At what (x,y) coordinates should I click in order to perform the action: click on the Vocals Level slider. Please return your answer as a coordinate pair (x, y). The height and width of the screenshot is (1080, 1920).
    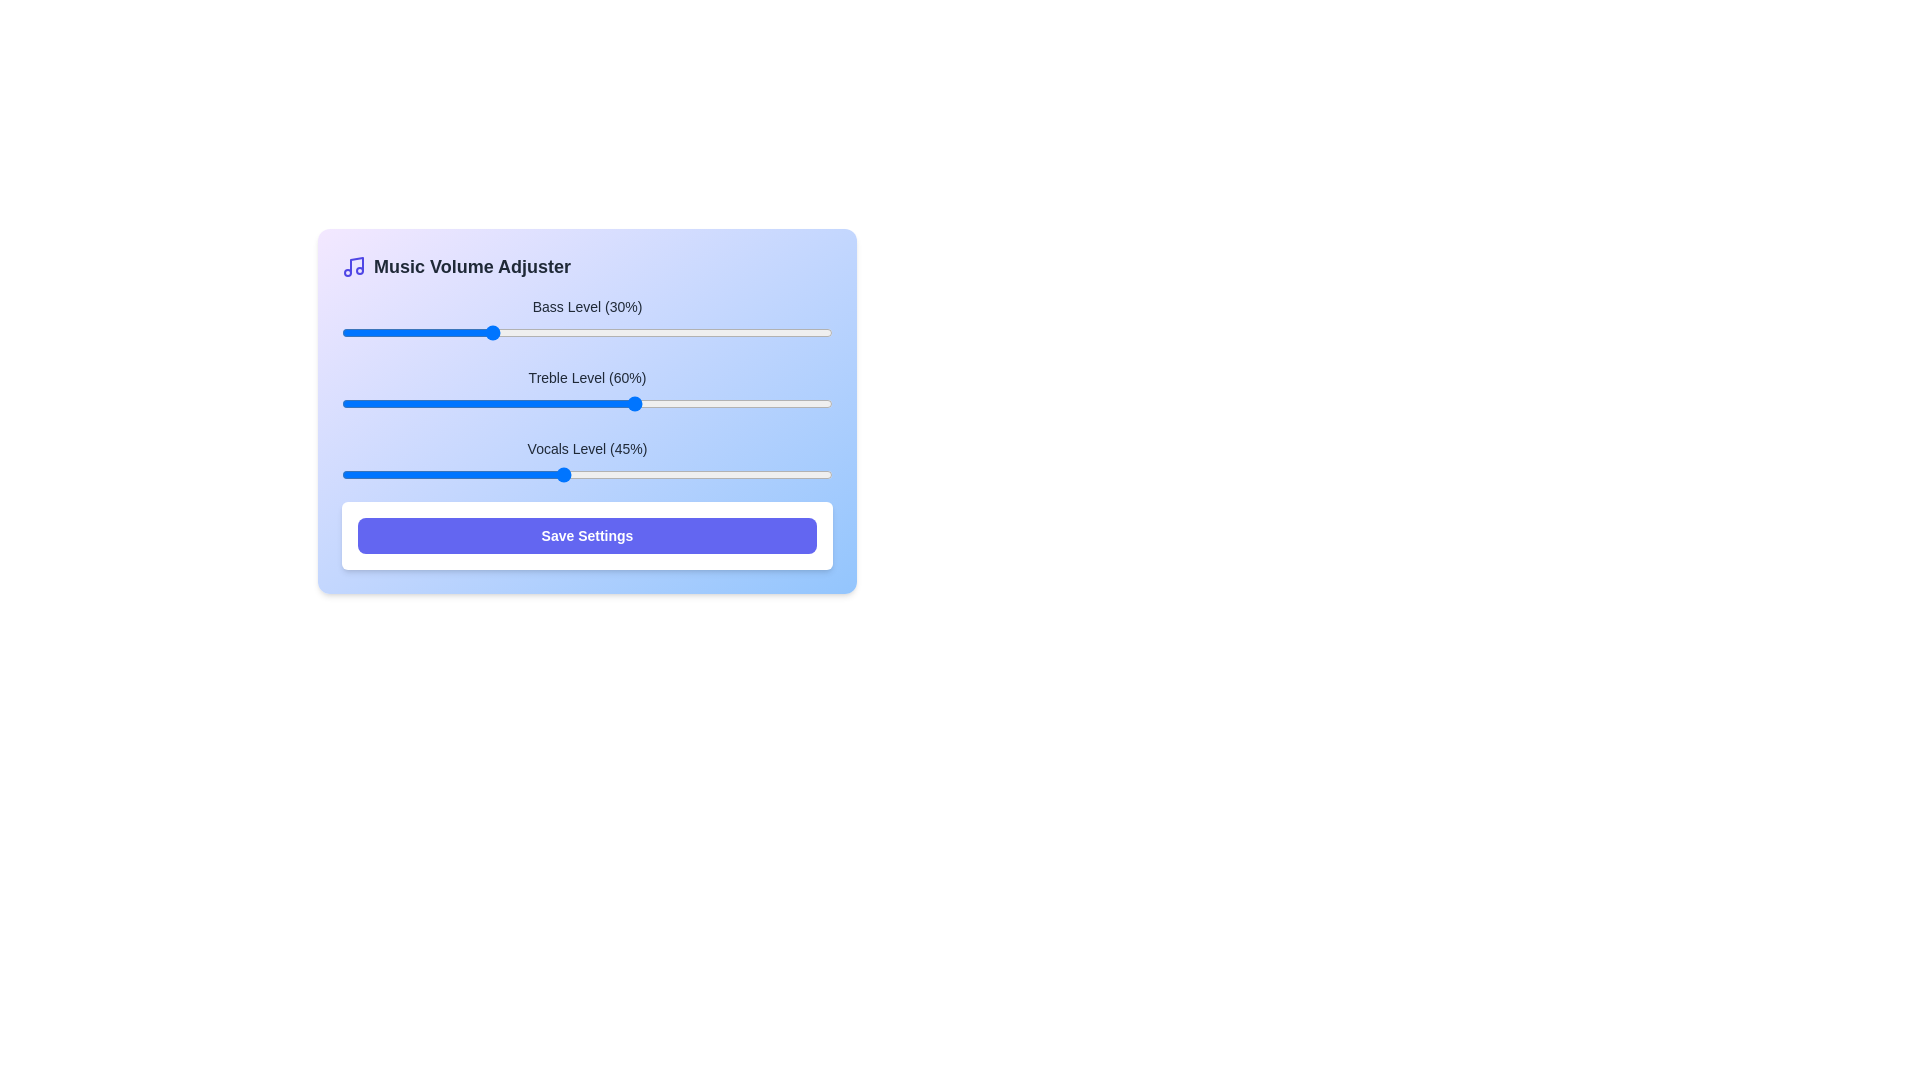
    Looking at the image, I should click on (429, 474).